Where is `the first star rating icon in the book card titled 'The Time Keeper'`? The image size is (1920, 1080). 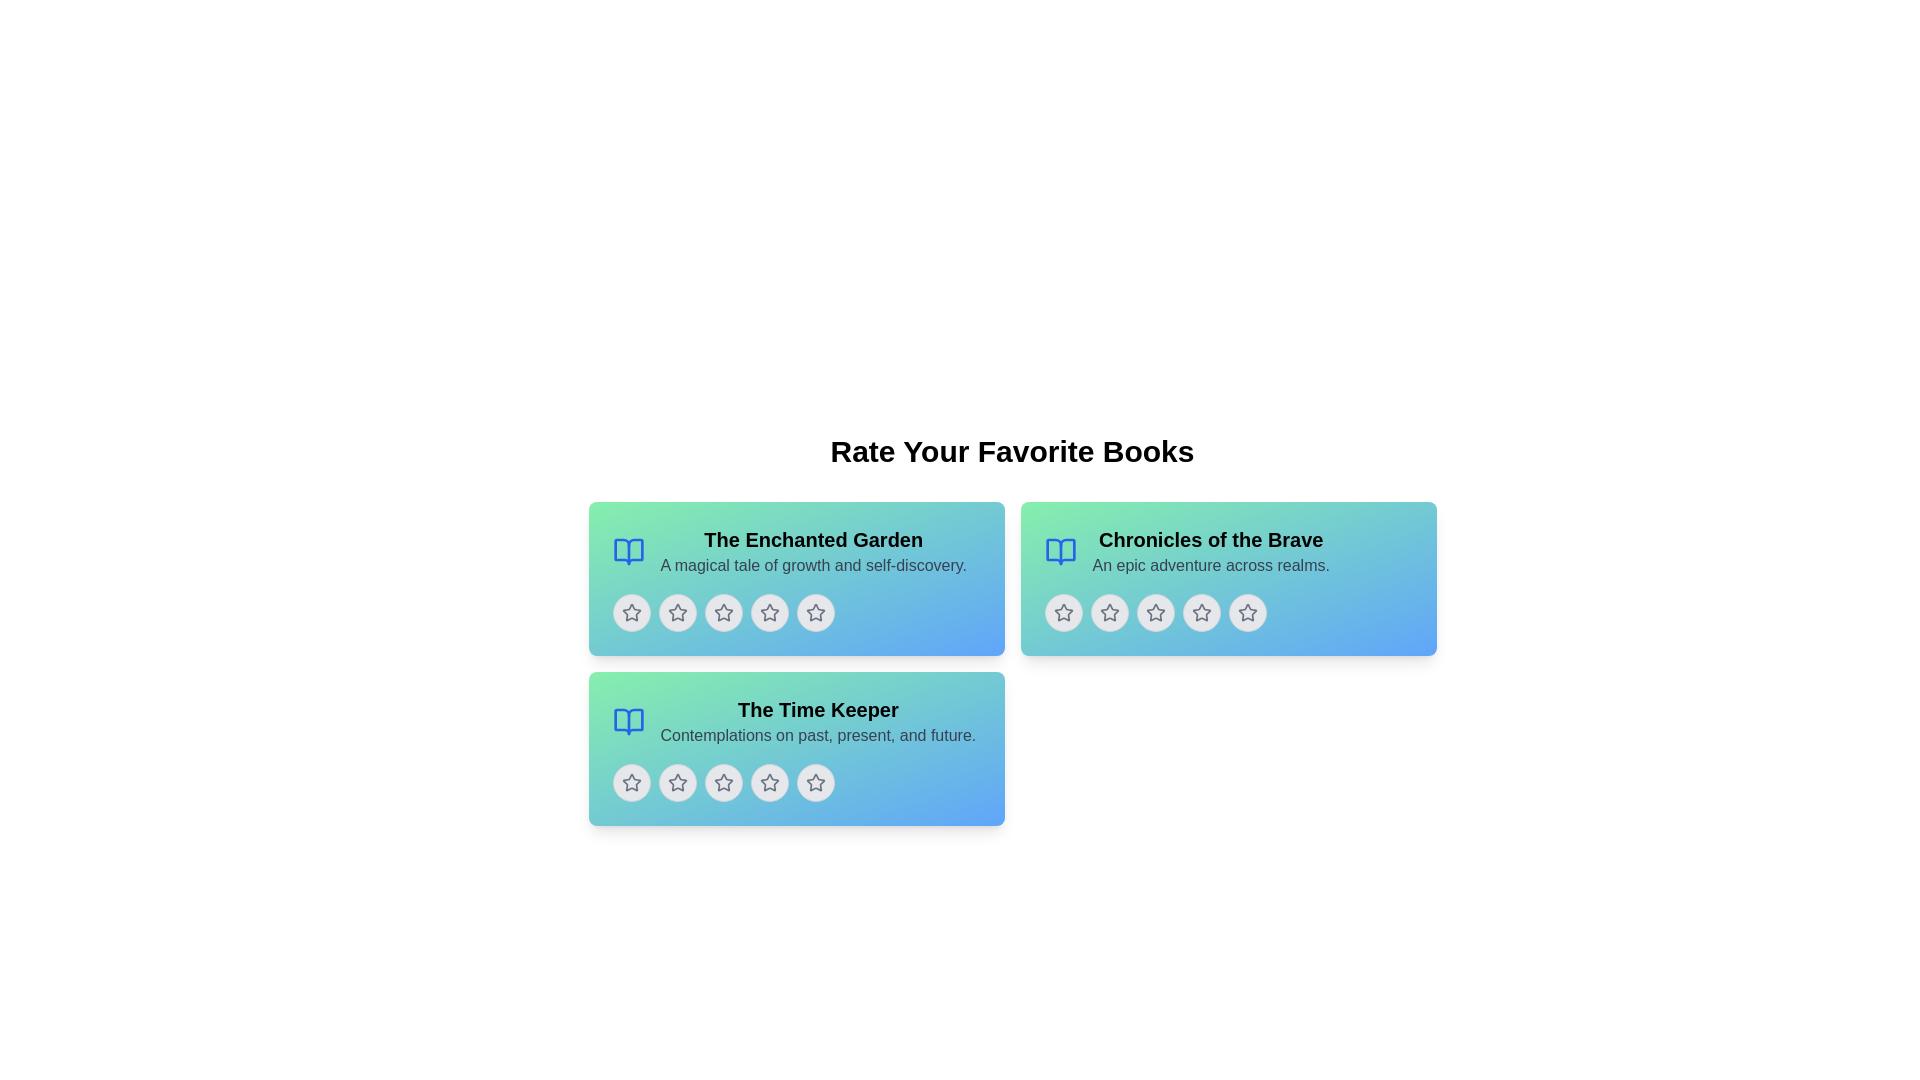
the first star rating icon in the book card titled 'The Time Keeper' is located at coordinates (630, 781).